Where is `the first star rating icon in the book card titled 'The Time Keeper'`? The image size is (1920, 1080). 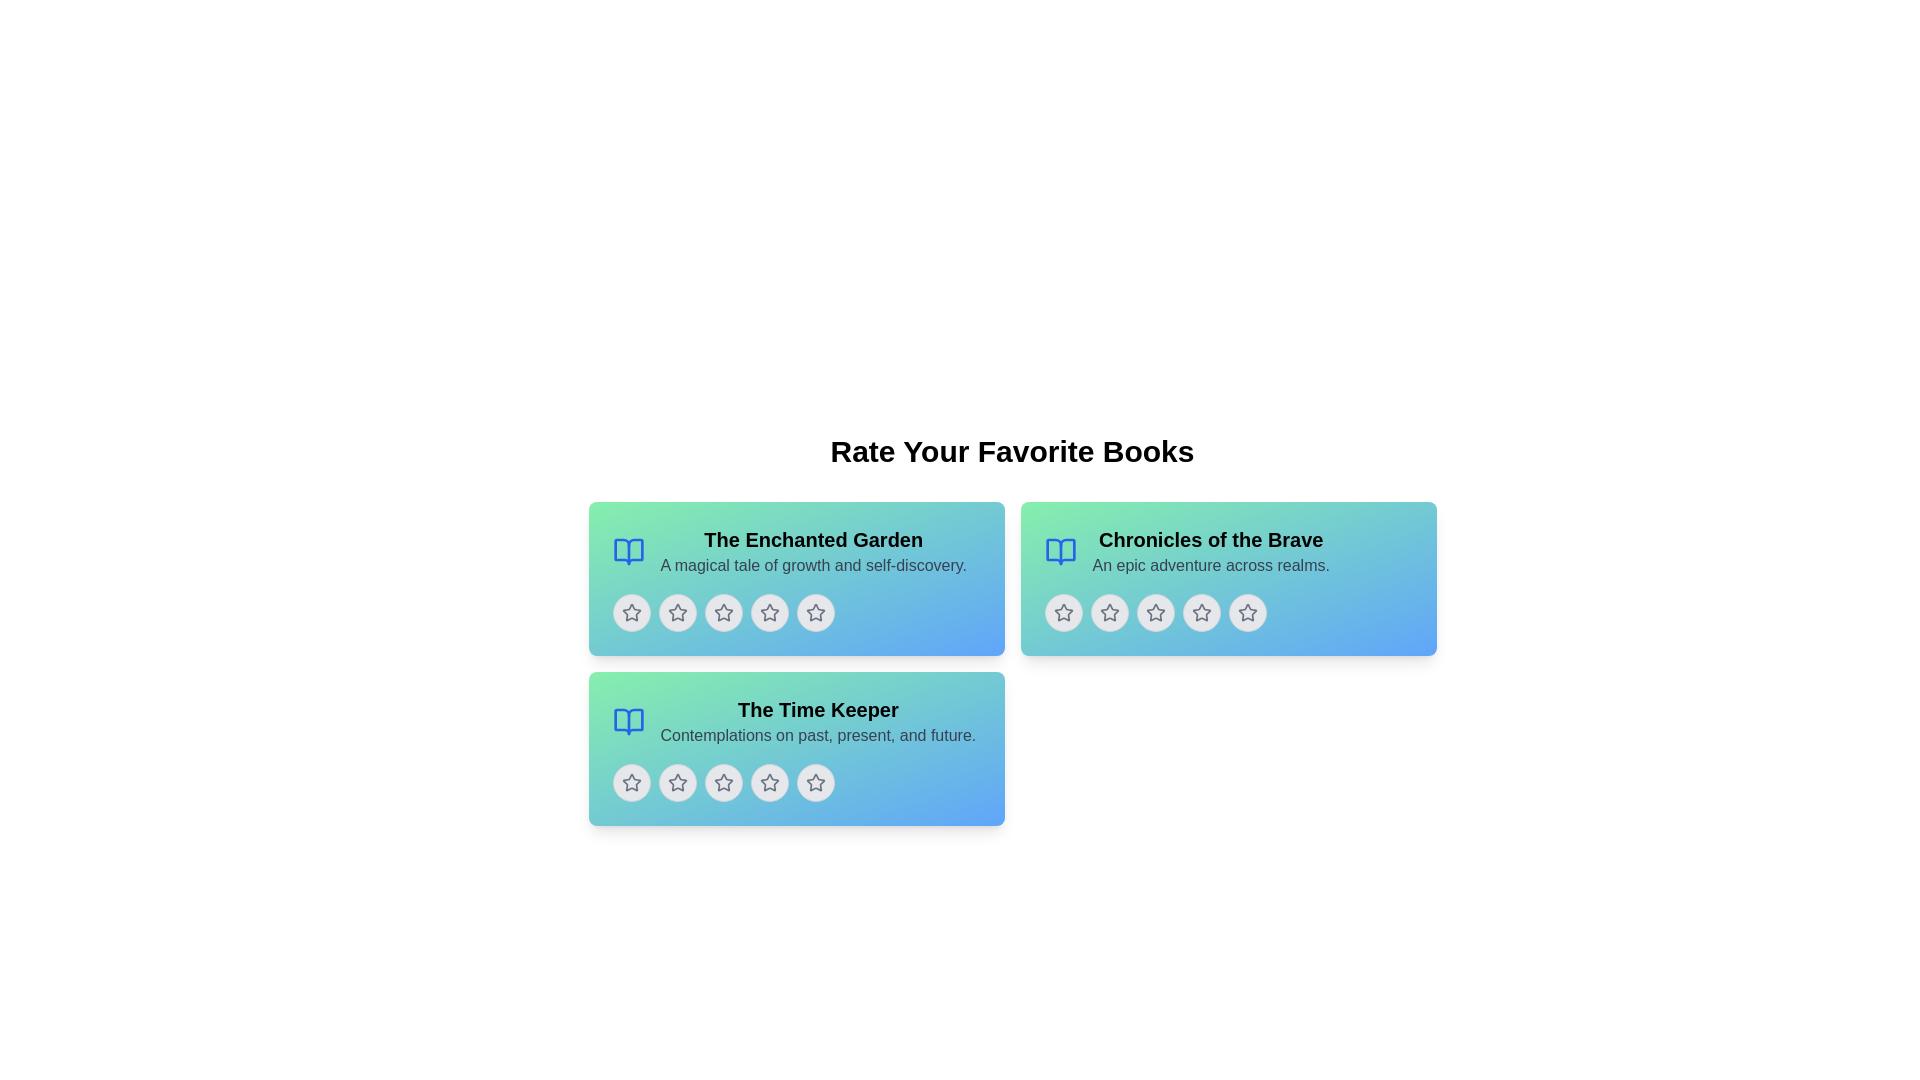
the first star rating icon in the book card titled 'The Time Keeper' is located at coordinates (630, 781).